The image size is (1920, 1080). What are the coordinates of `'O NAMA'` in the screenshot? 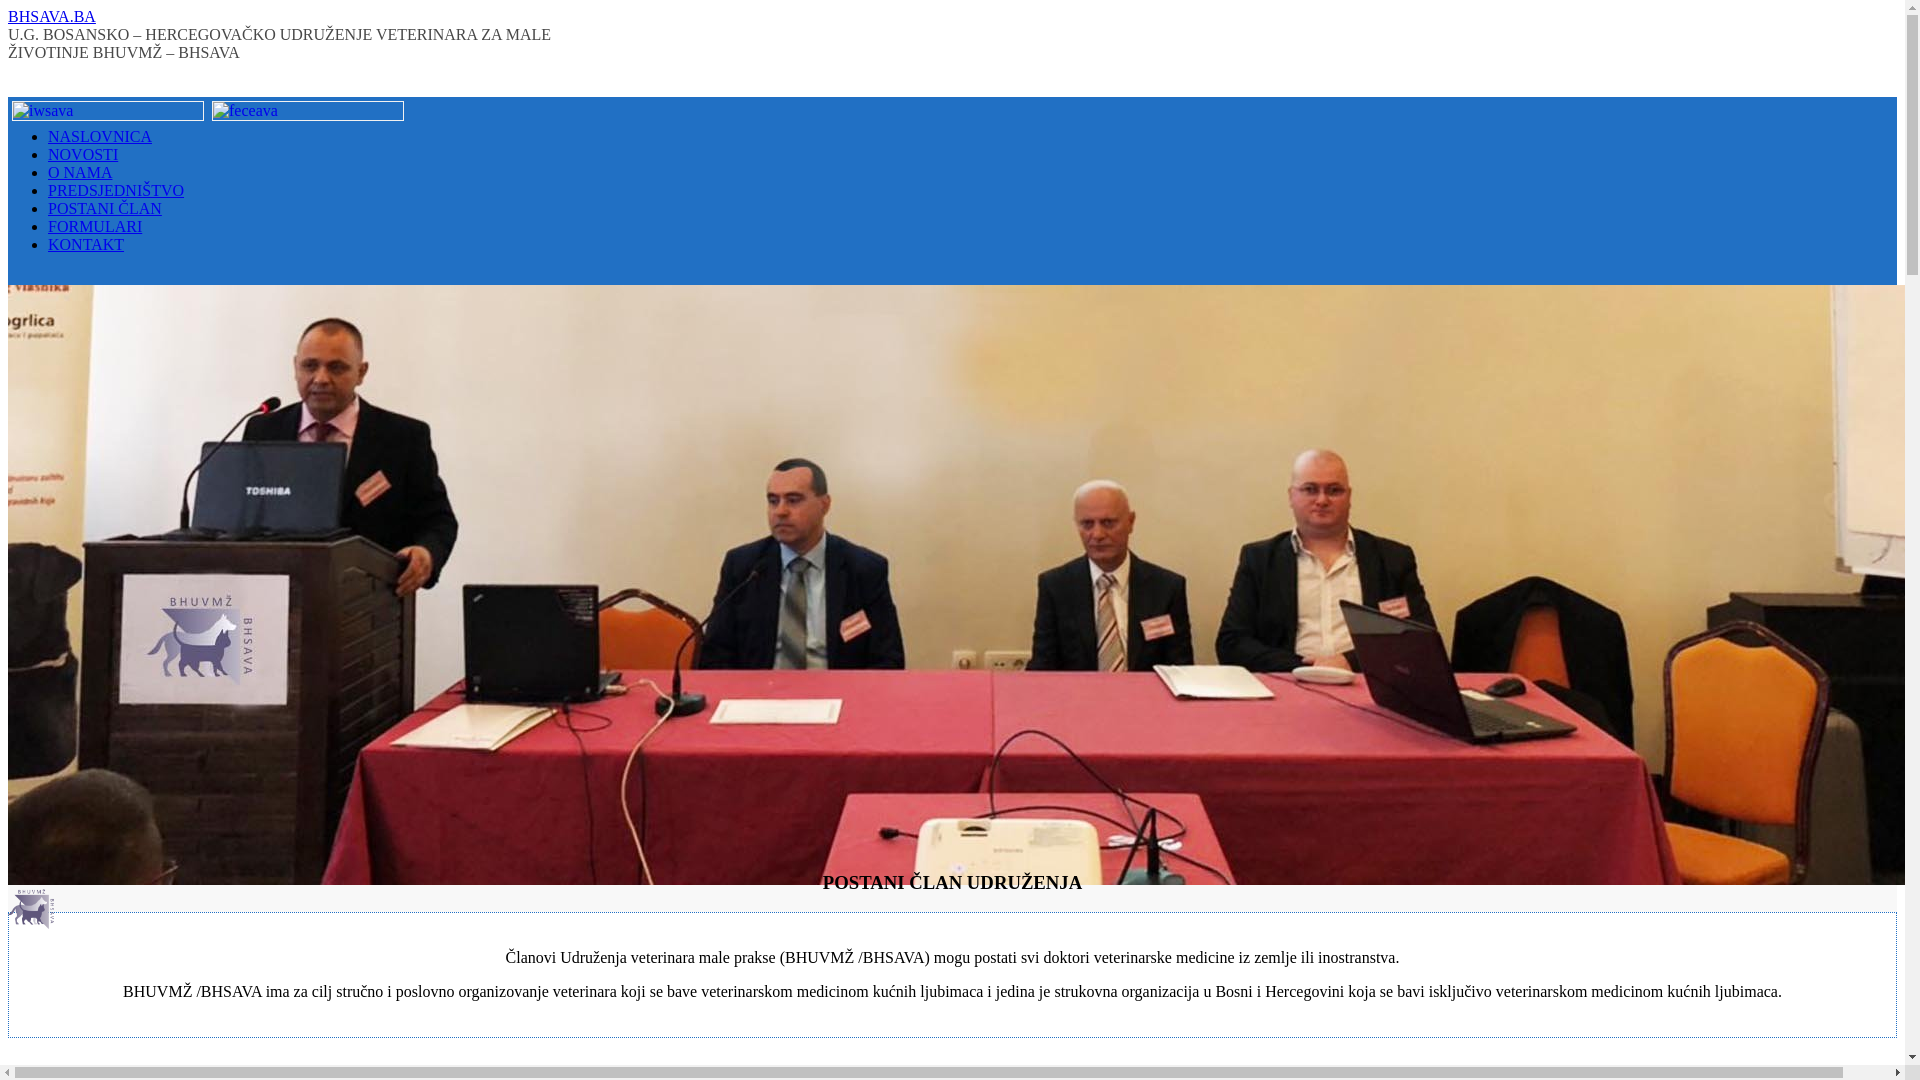 It's located at (80, 171).